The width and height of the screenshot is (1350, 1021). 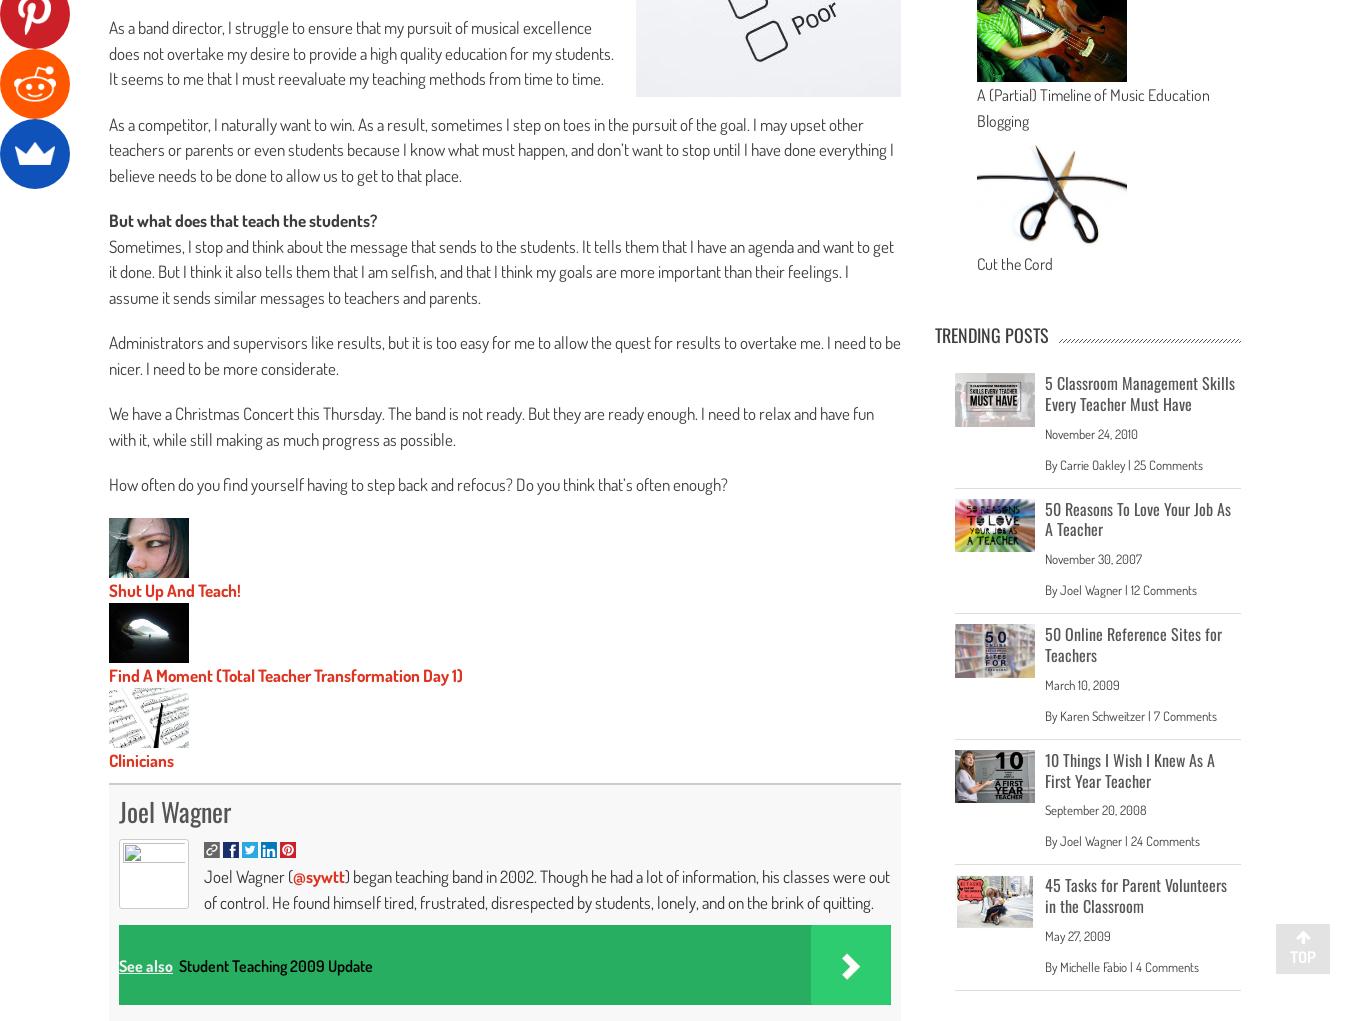 I want to click on '45 Tasks for Parent Volunteers in the Classroom', so click(x=1135, y=894).